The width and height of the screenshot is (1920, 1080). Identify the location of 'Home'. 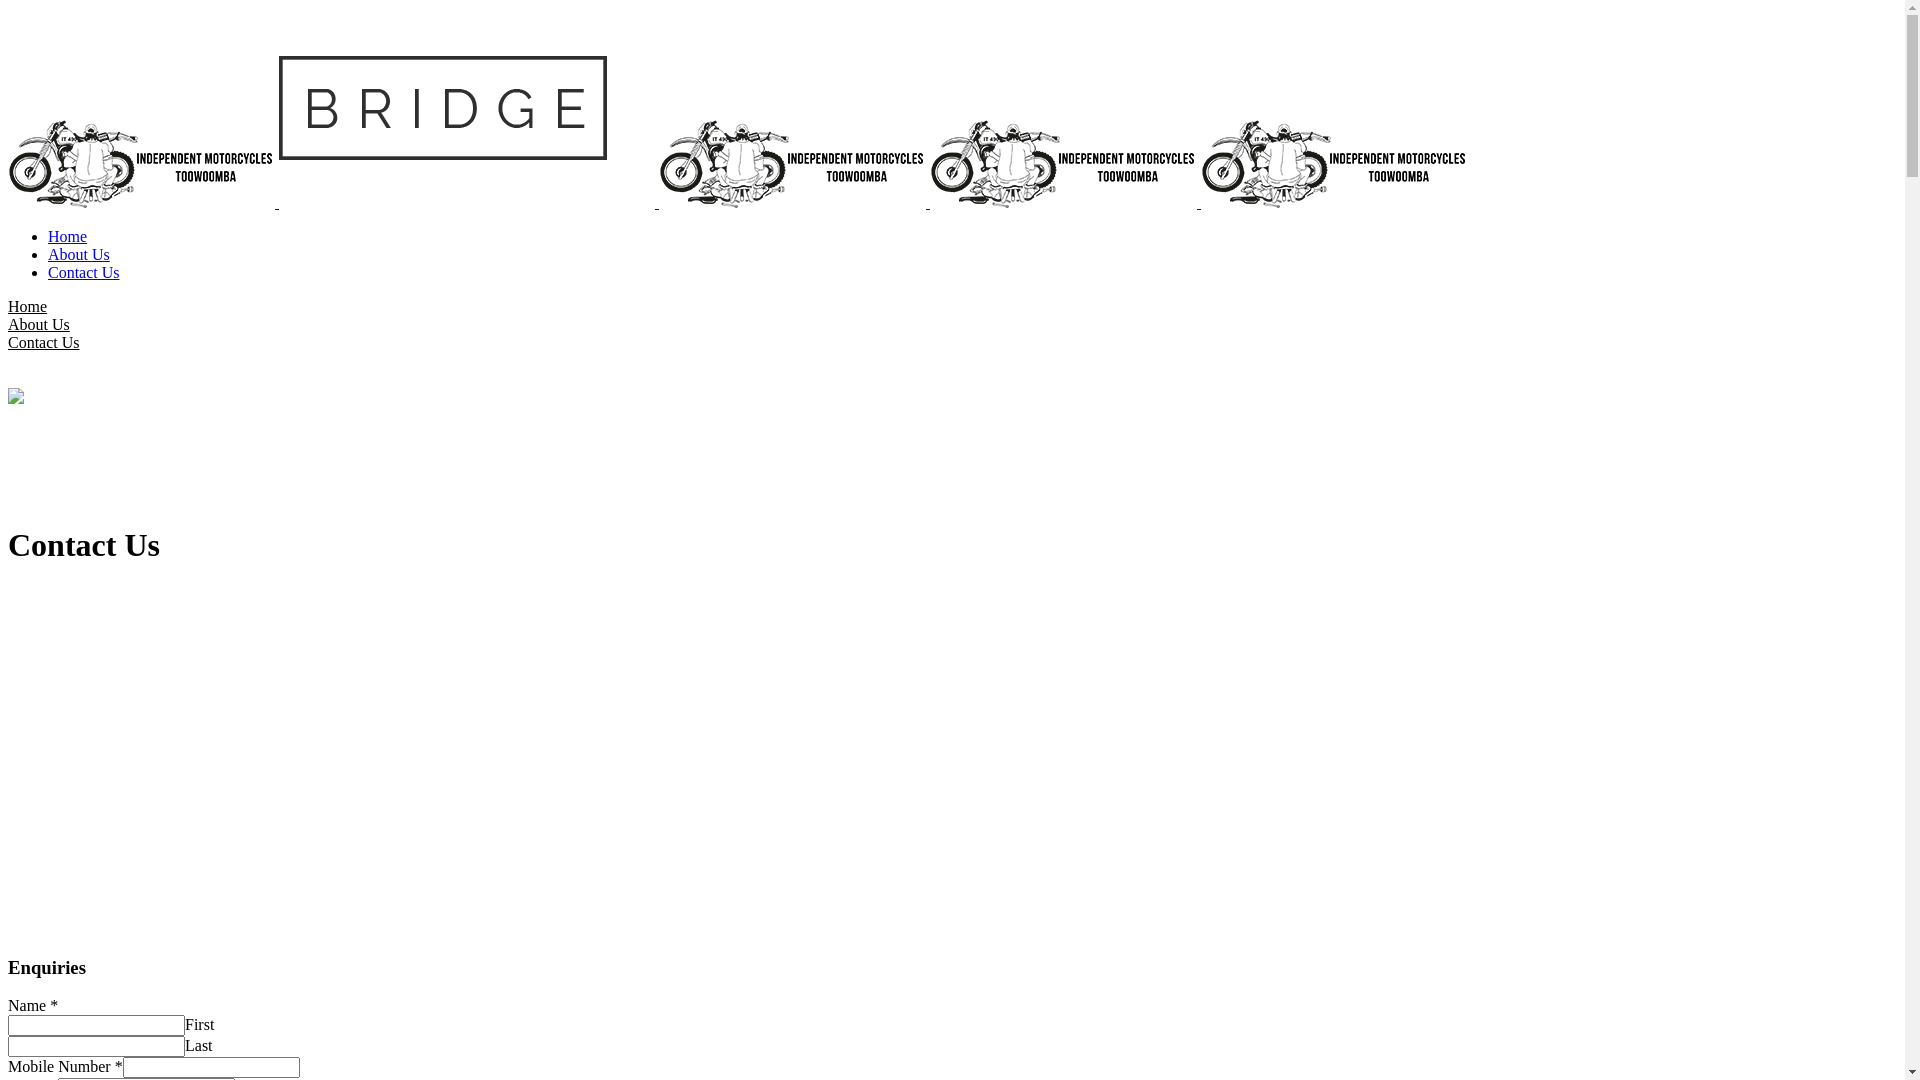
(27, 306).